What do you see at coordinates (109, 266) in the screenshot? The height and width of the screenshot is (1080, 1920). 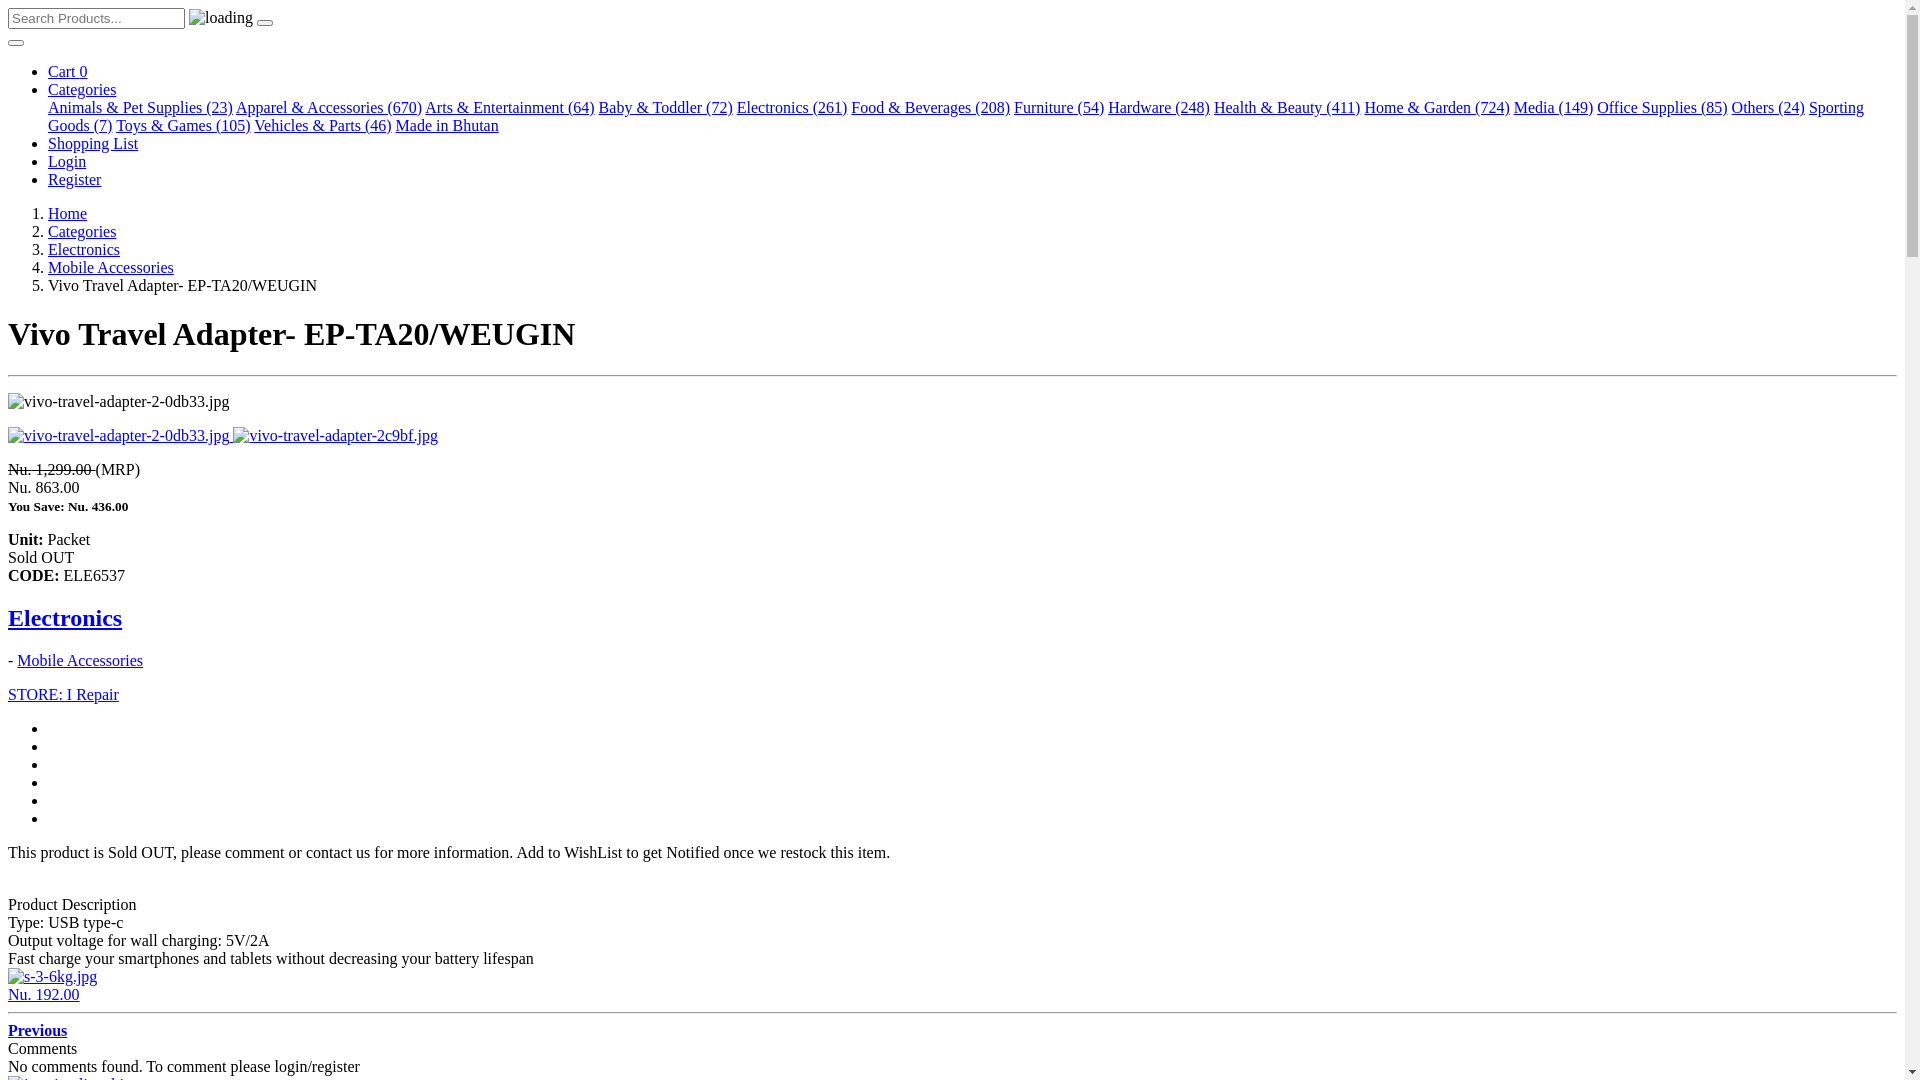 I see `'Mobile Accessories'` at bounding box center [109, 266].